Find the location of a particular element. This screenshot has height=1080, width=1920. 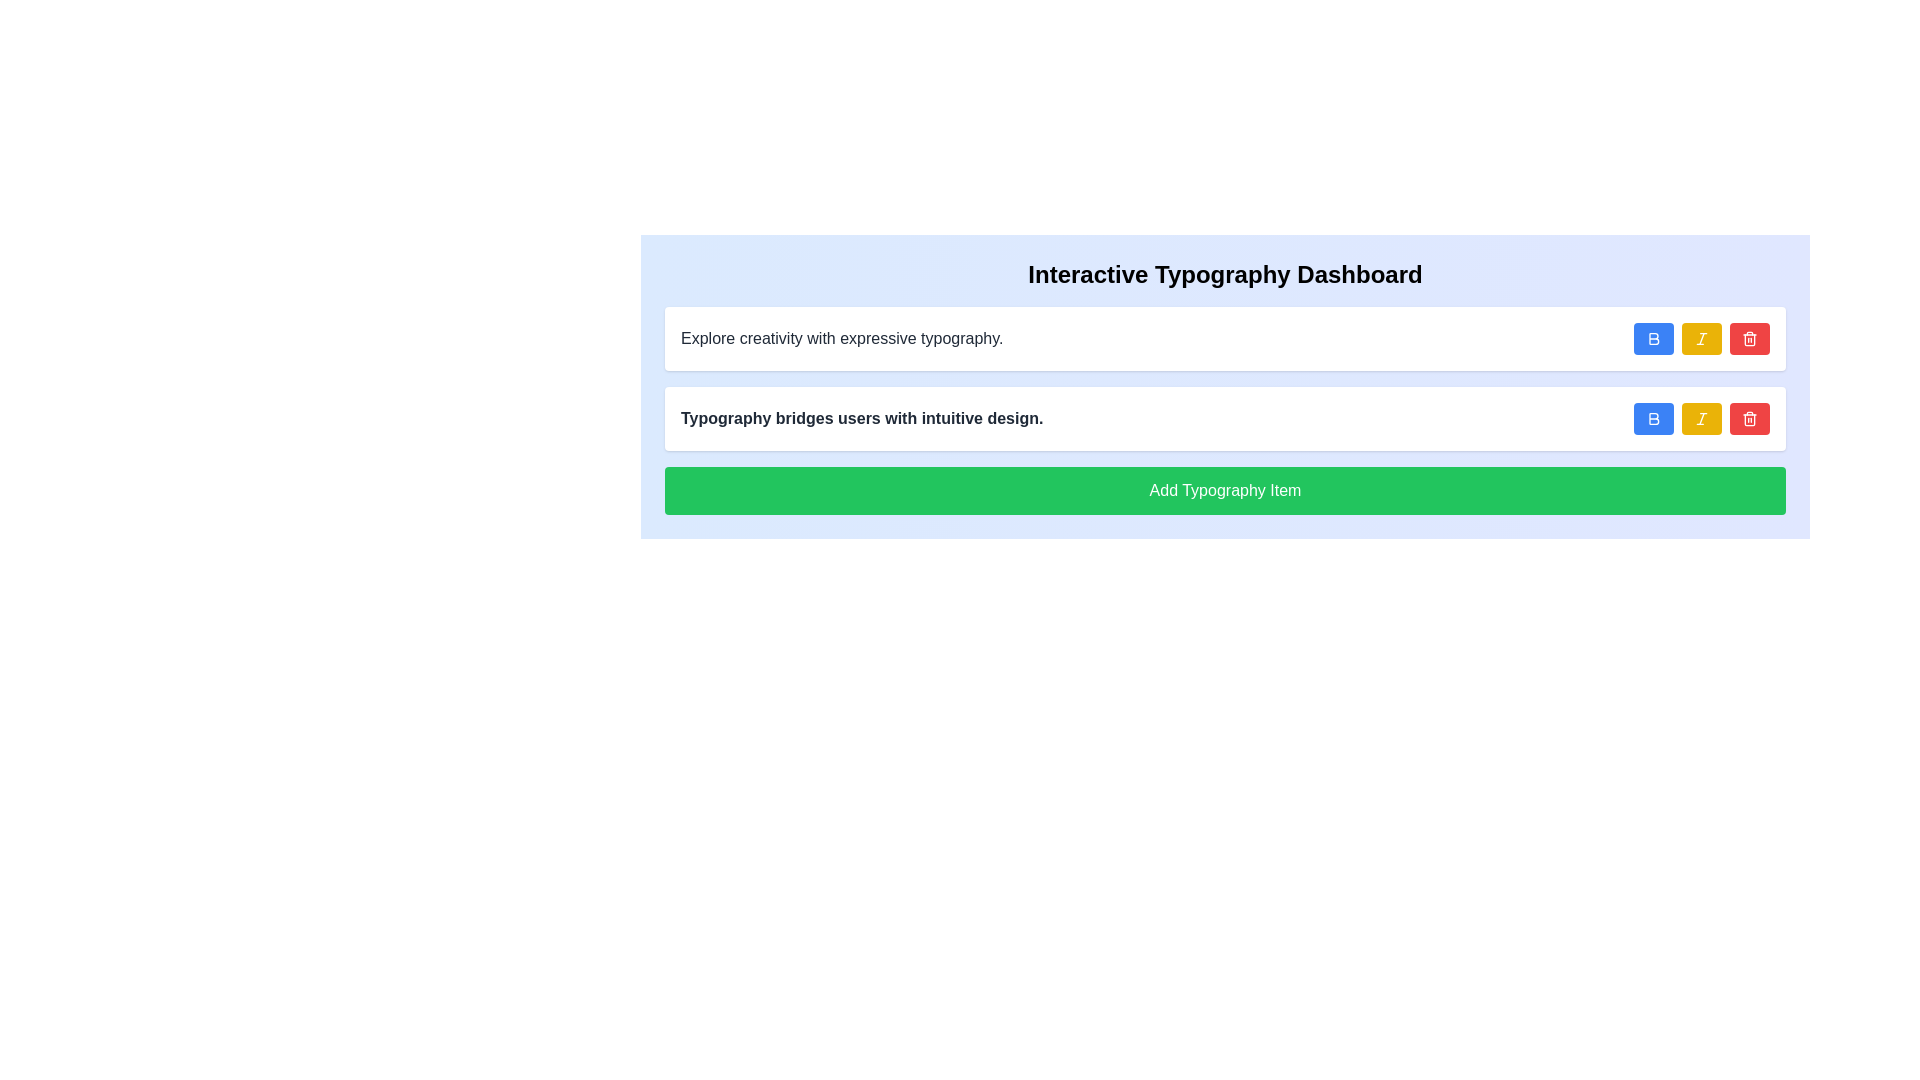

the bold text formatting icon button located to the far right of the first text entry section is located at coordinates (1654, 338).